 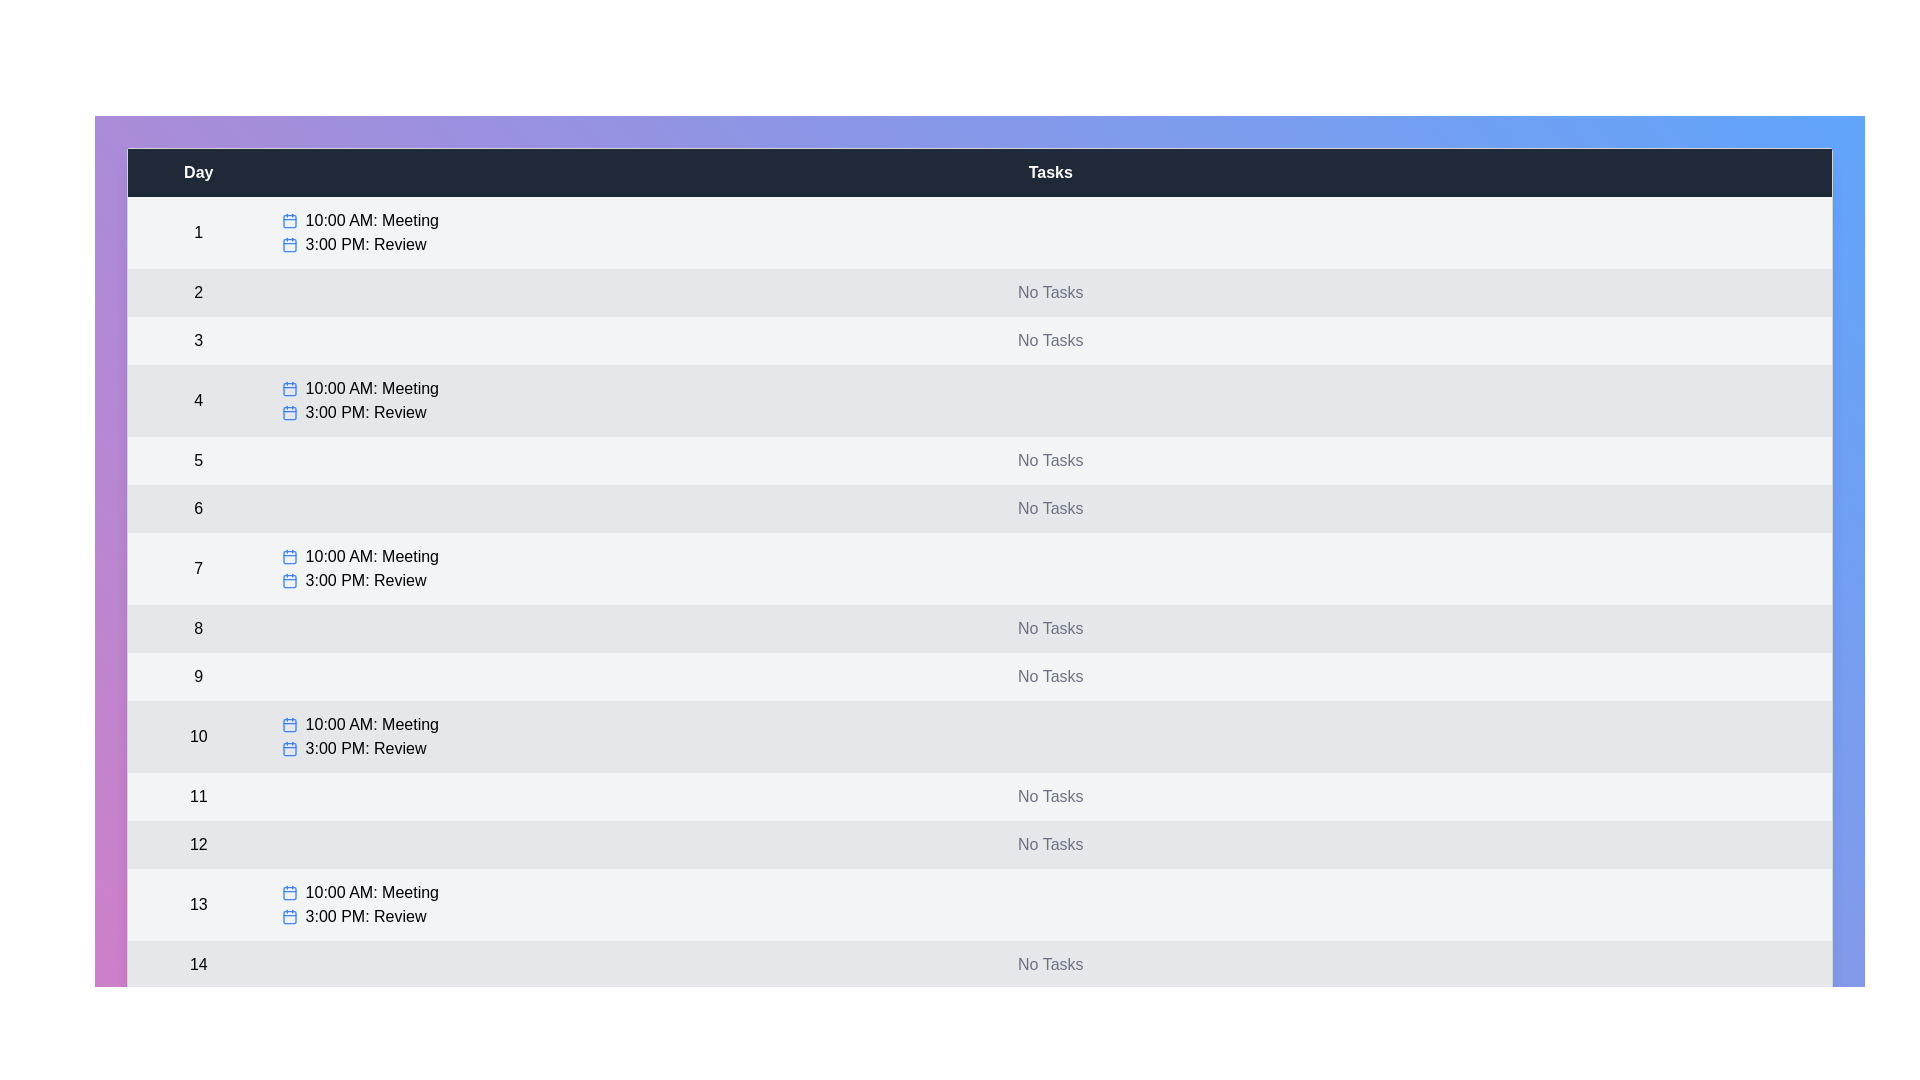 I want to click on the calendar icon next to the task for day 4, so click(x=287, y=389).